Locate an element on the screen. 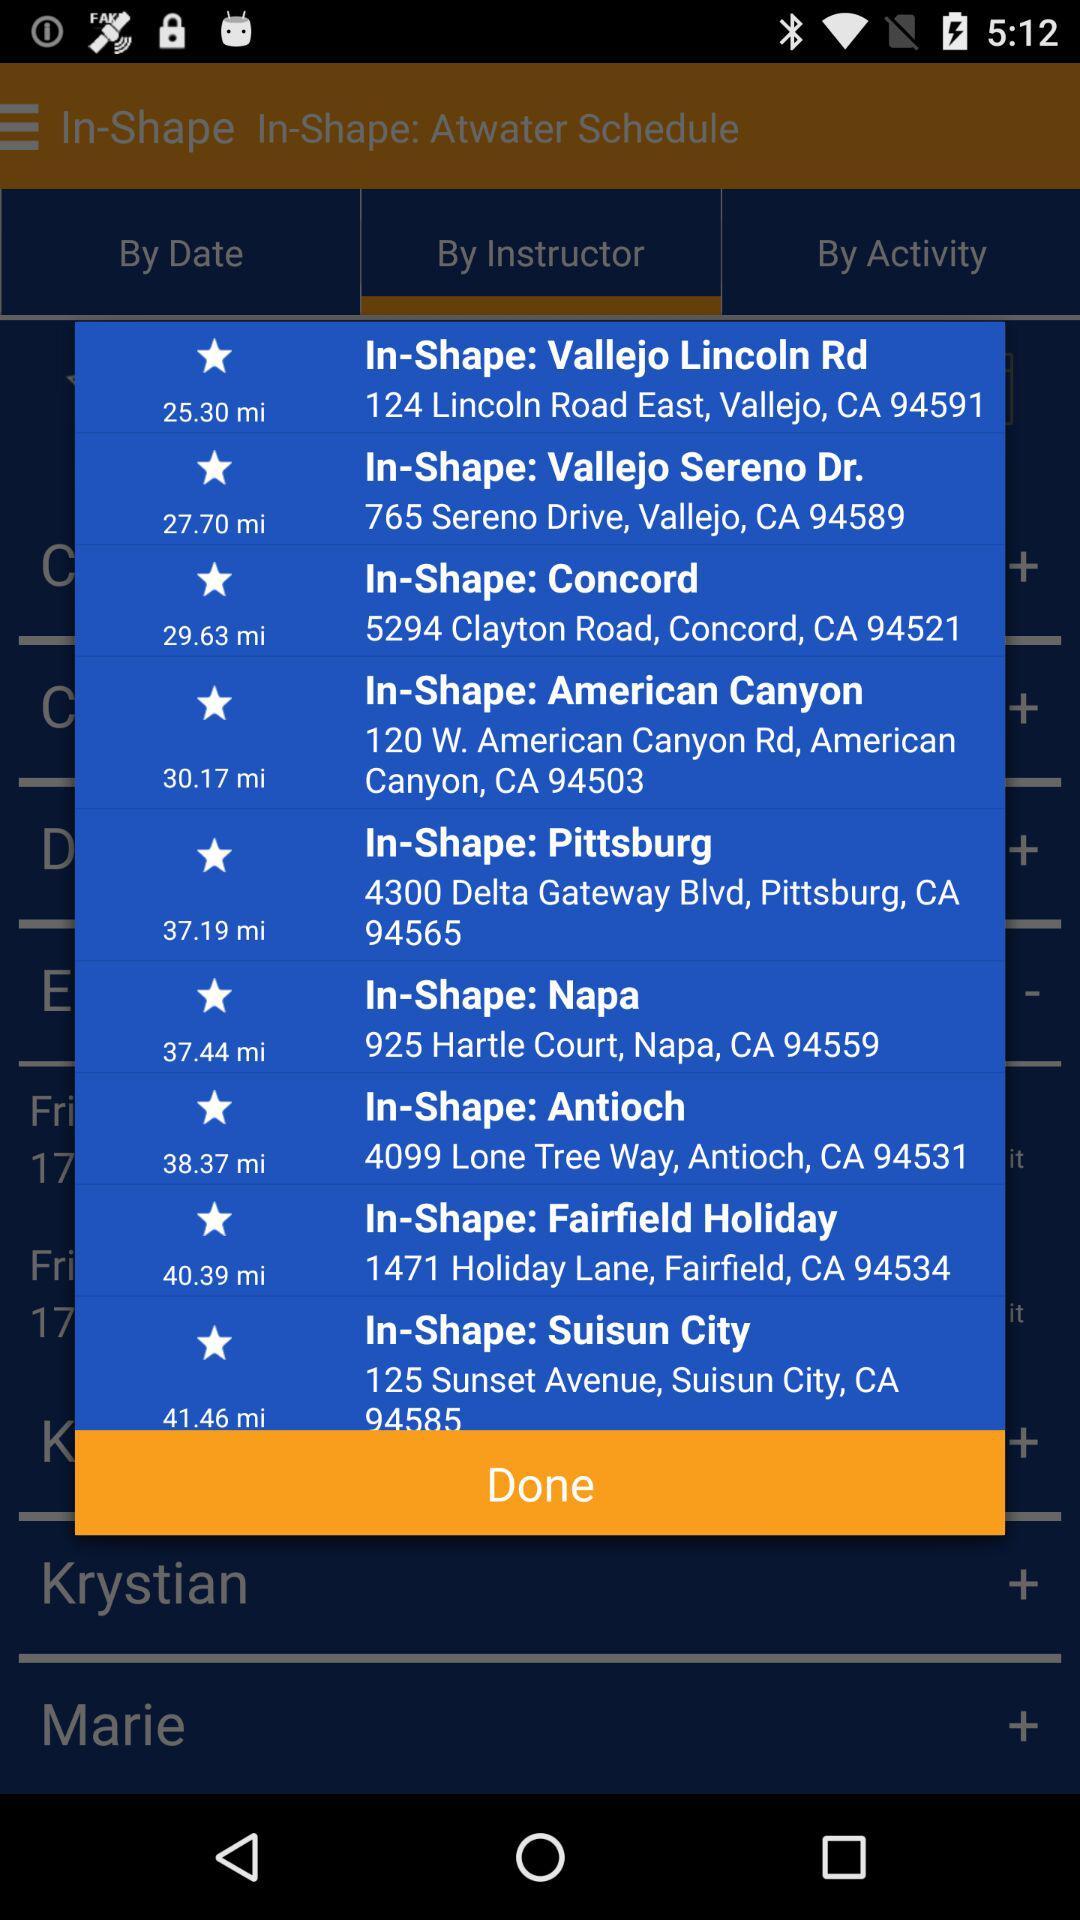 Image resolution: width=1080 pixels, height=1920 pixels. the done is located at coordinates (540, 1482).